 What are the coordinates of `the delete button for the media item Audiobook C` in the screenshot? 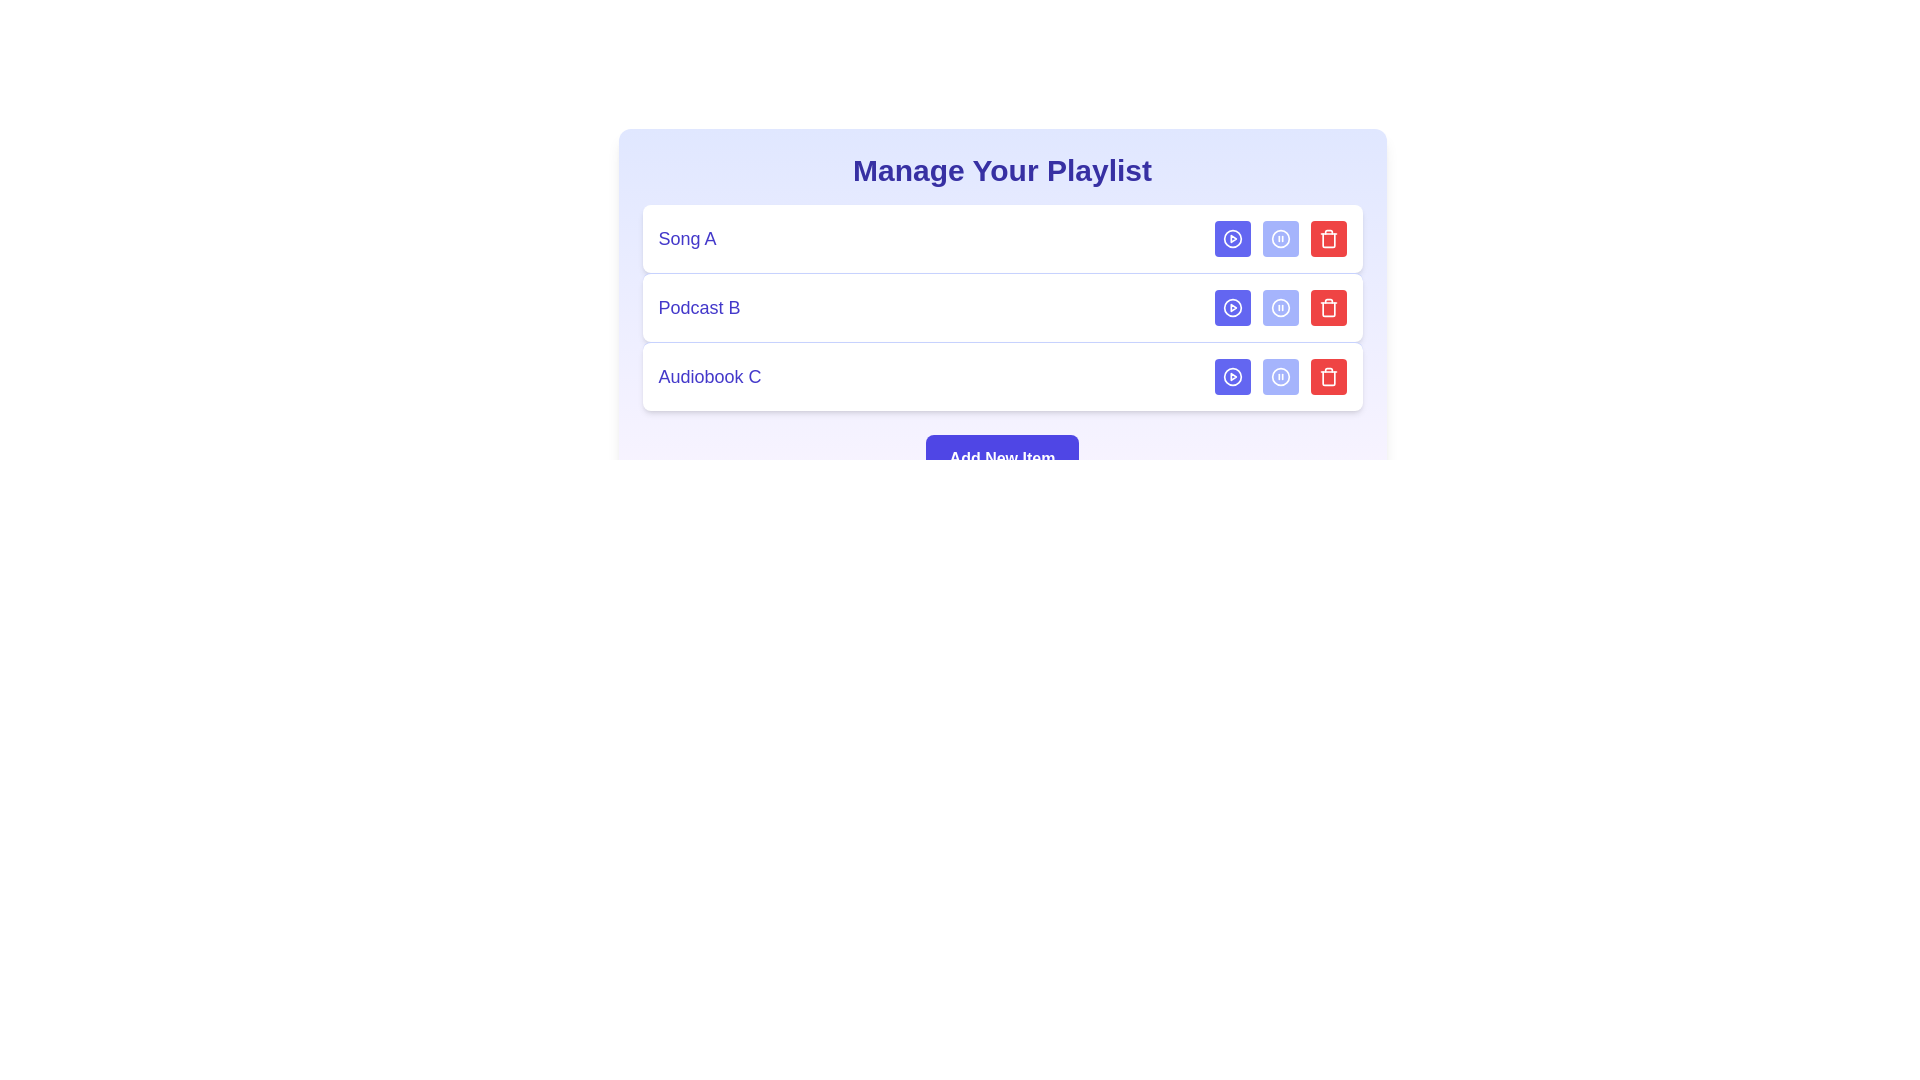 It's located at (1328, 377).